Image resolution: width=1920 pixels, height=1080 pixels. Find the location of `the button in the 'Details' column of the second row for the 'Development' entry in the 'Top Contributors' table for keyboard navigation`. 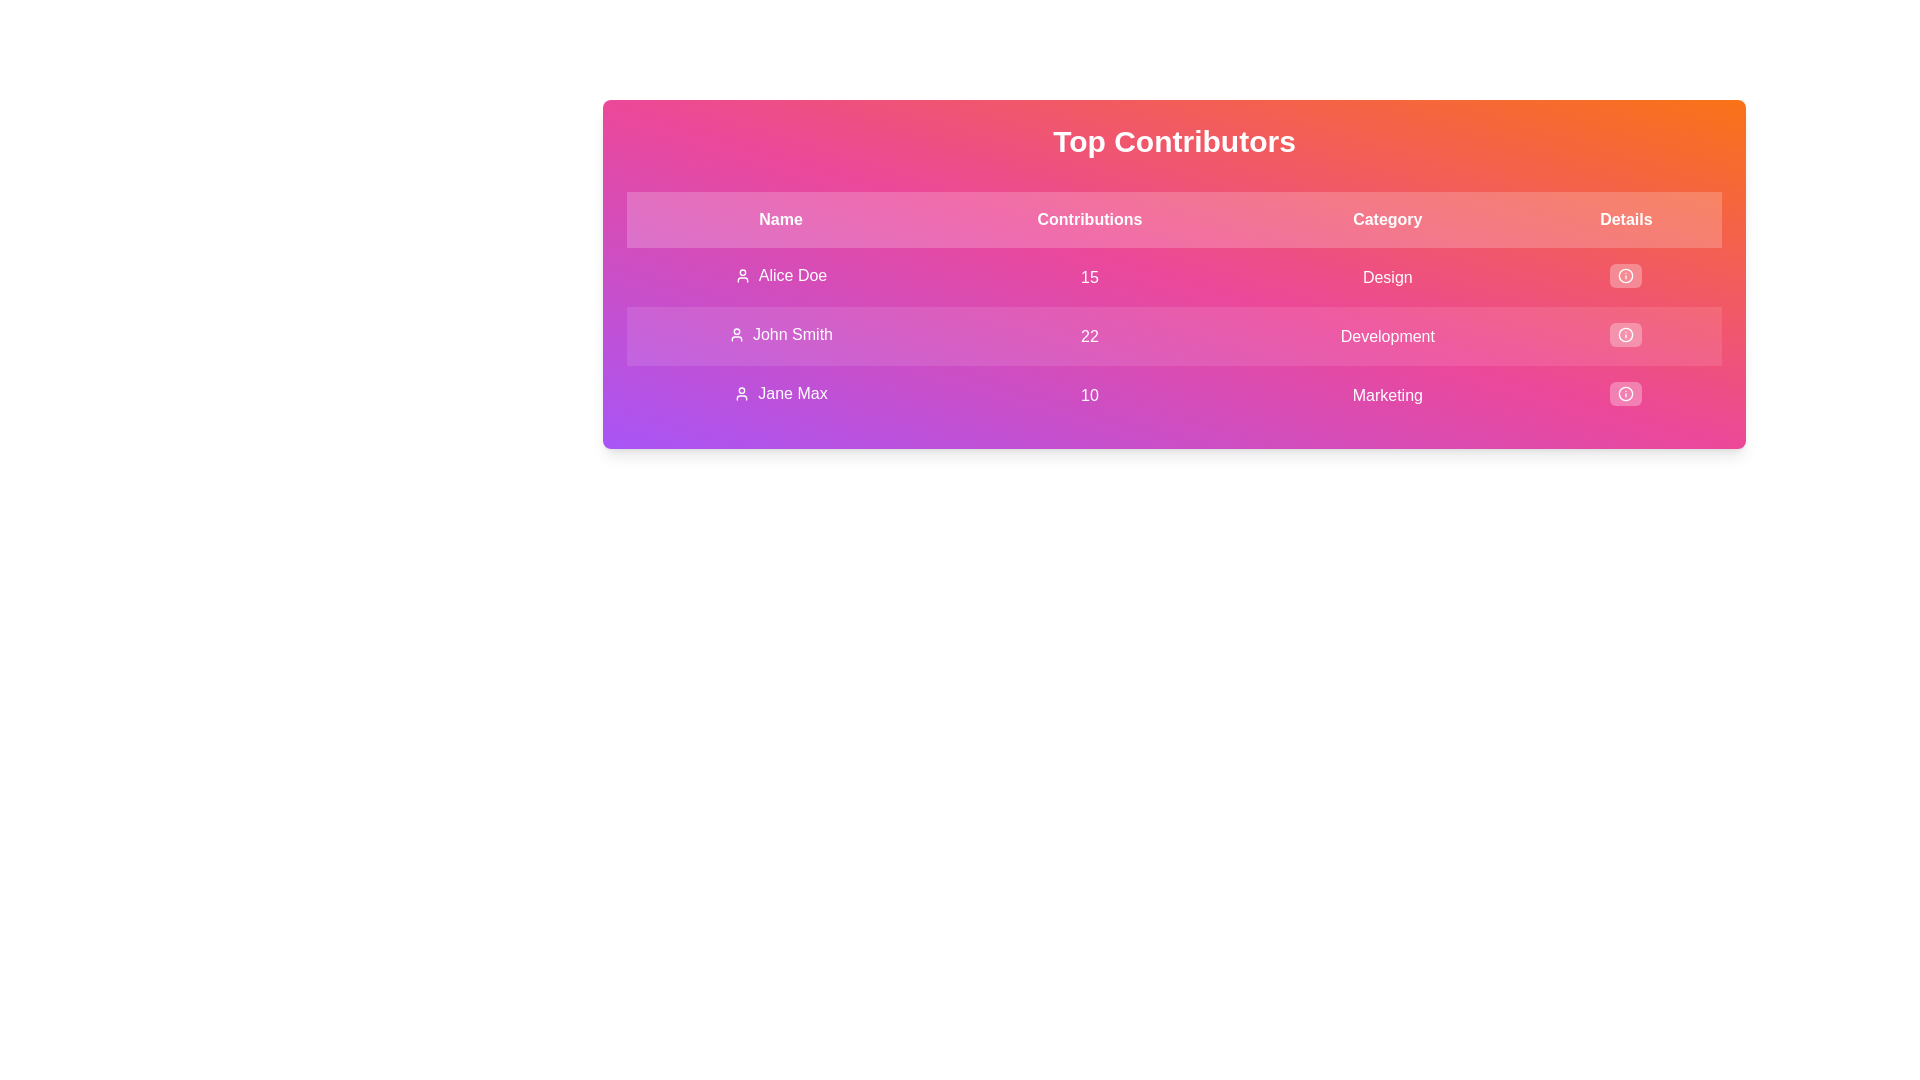

the button in the 'Details' column of the second row for the 'Development' entry in the 'Top Contributors' table for keyboard navigation is located at coordinates (1626, 334).